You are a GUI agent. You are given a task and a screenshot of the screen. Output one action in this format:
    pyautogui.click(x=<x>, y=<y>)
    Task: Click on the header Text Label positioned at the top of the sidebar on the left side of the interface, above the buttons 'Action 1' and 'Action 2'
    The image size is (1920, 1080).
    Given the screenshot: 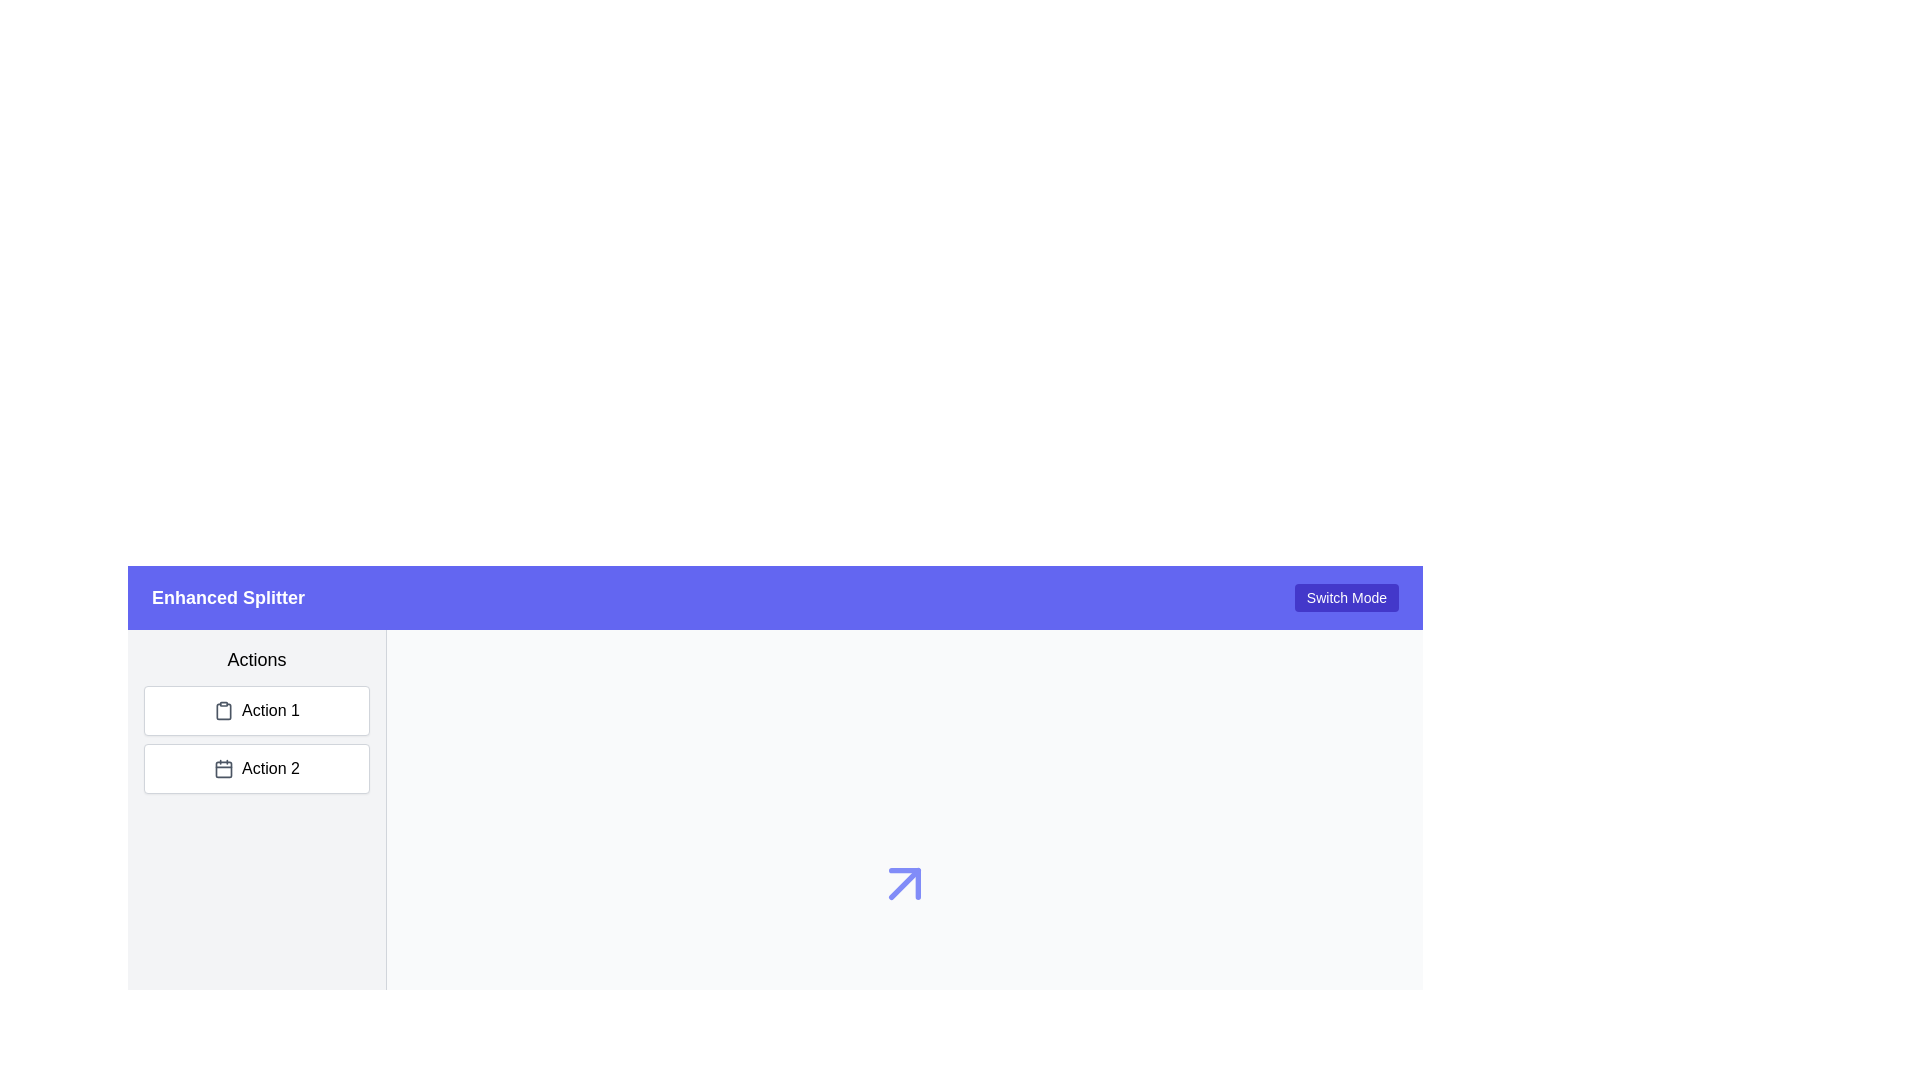 What is the action you would take?
    pyautogui.click(x=256, y=659)
    